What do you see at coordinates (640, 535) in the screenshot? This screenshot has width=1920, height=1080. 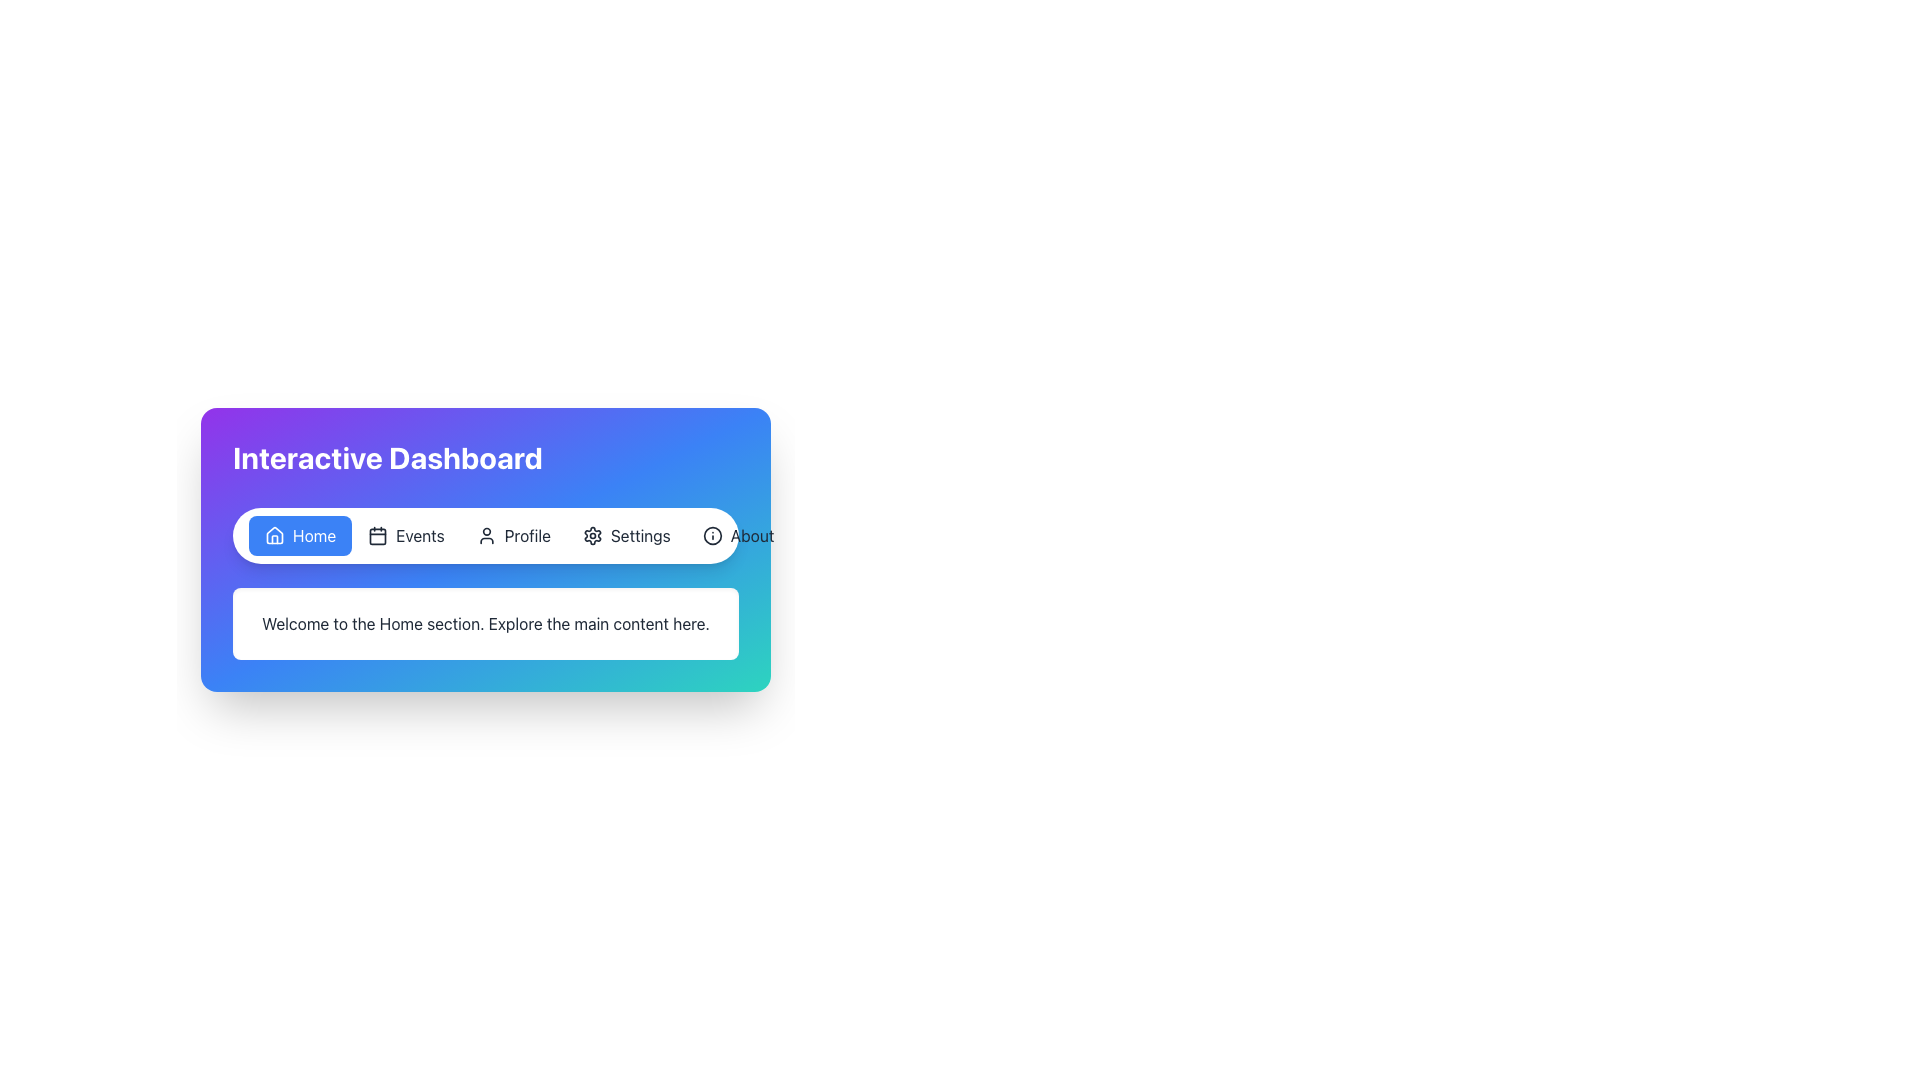 I see `the text label located in the interactive navigation bar to the right of the 'Profile' link and adjacent to the gear icon` at bounding box center [640, 535].